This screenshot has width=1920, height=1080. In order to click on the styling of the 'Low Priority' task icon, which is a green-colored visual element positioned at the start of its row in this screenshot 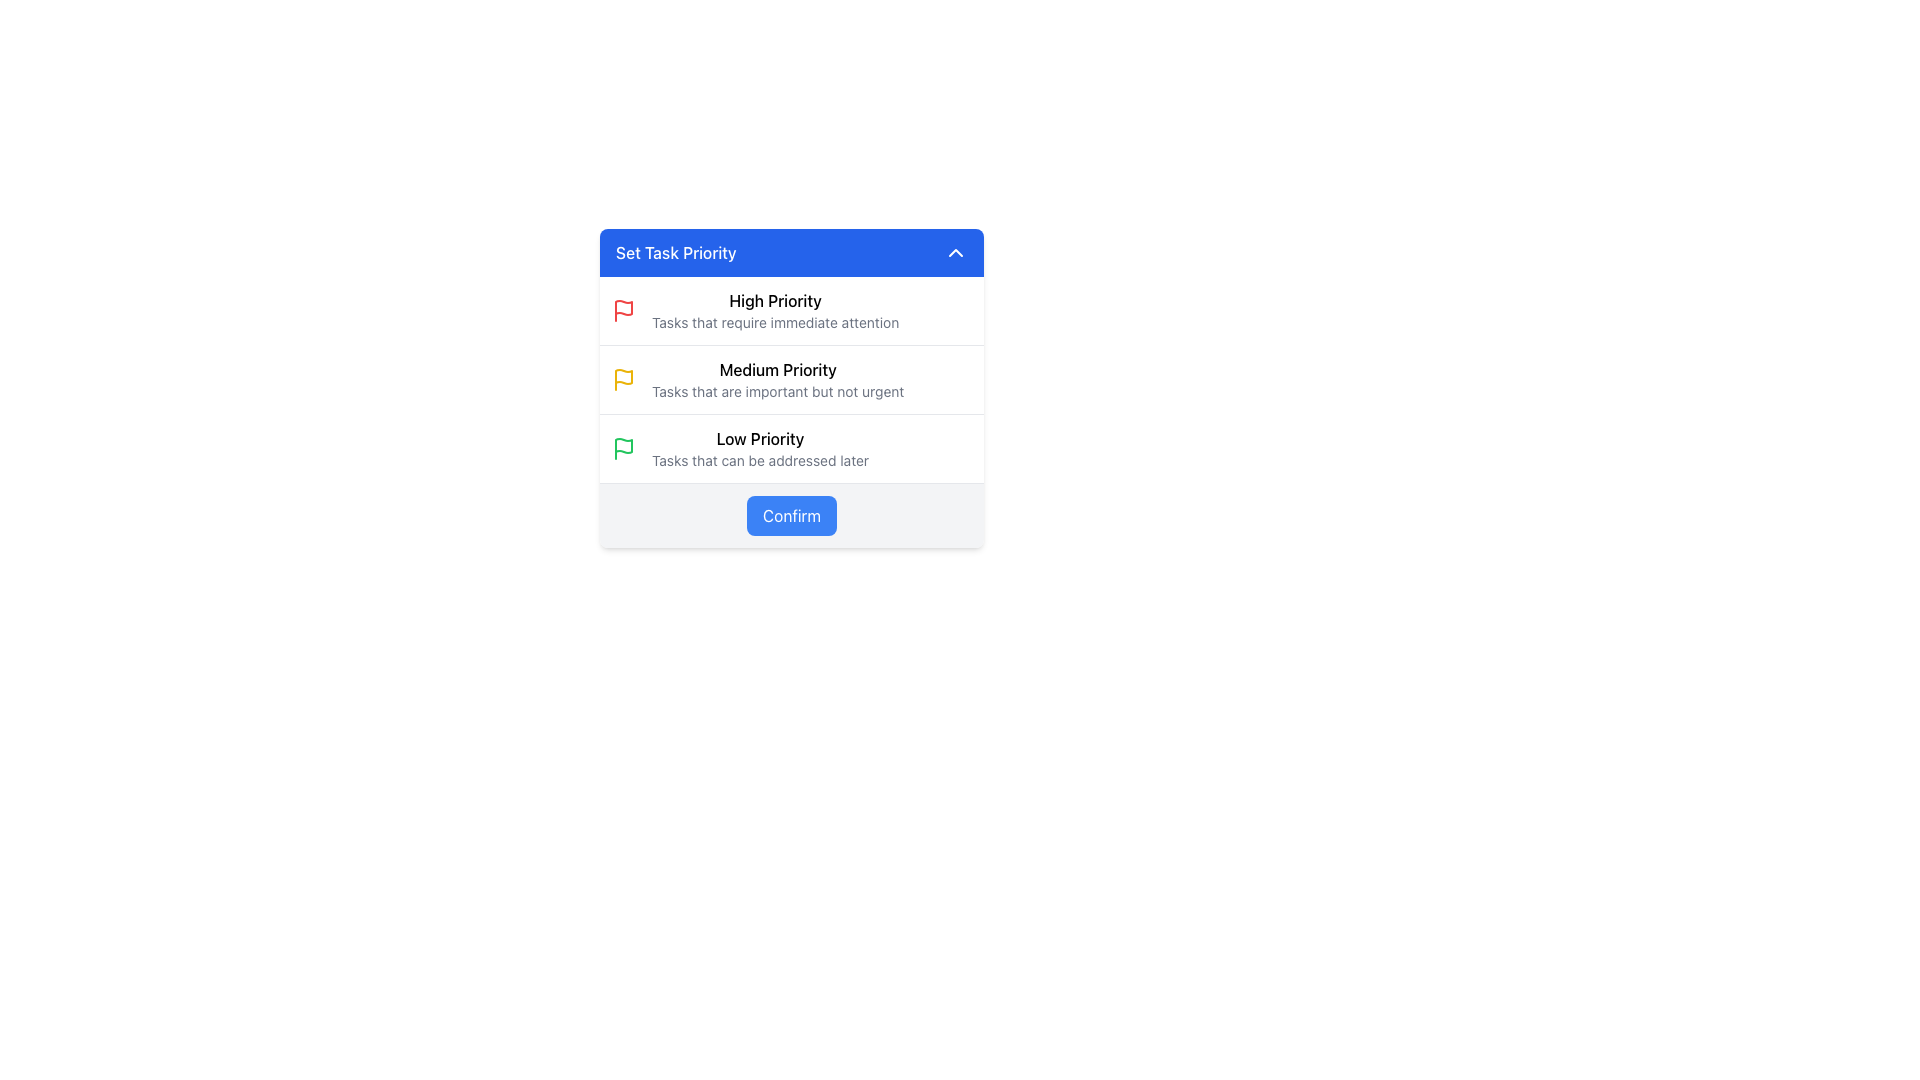, I will do `click(623, 447)`.